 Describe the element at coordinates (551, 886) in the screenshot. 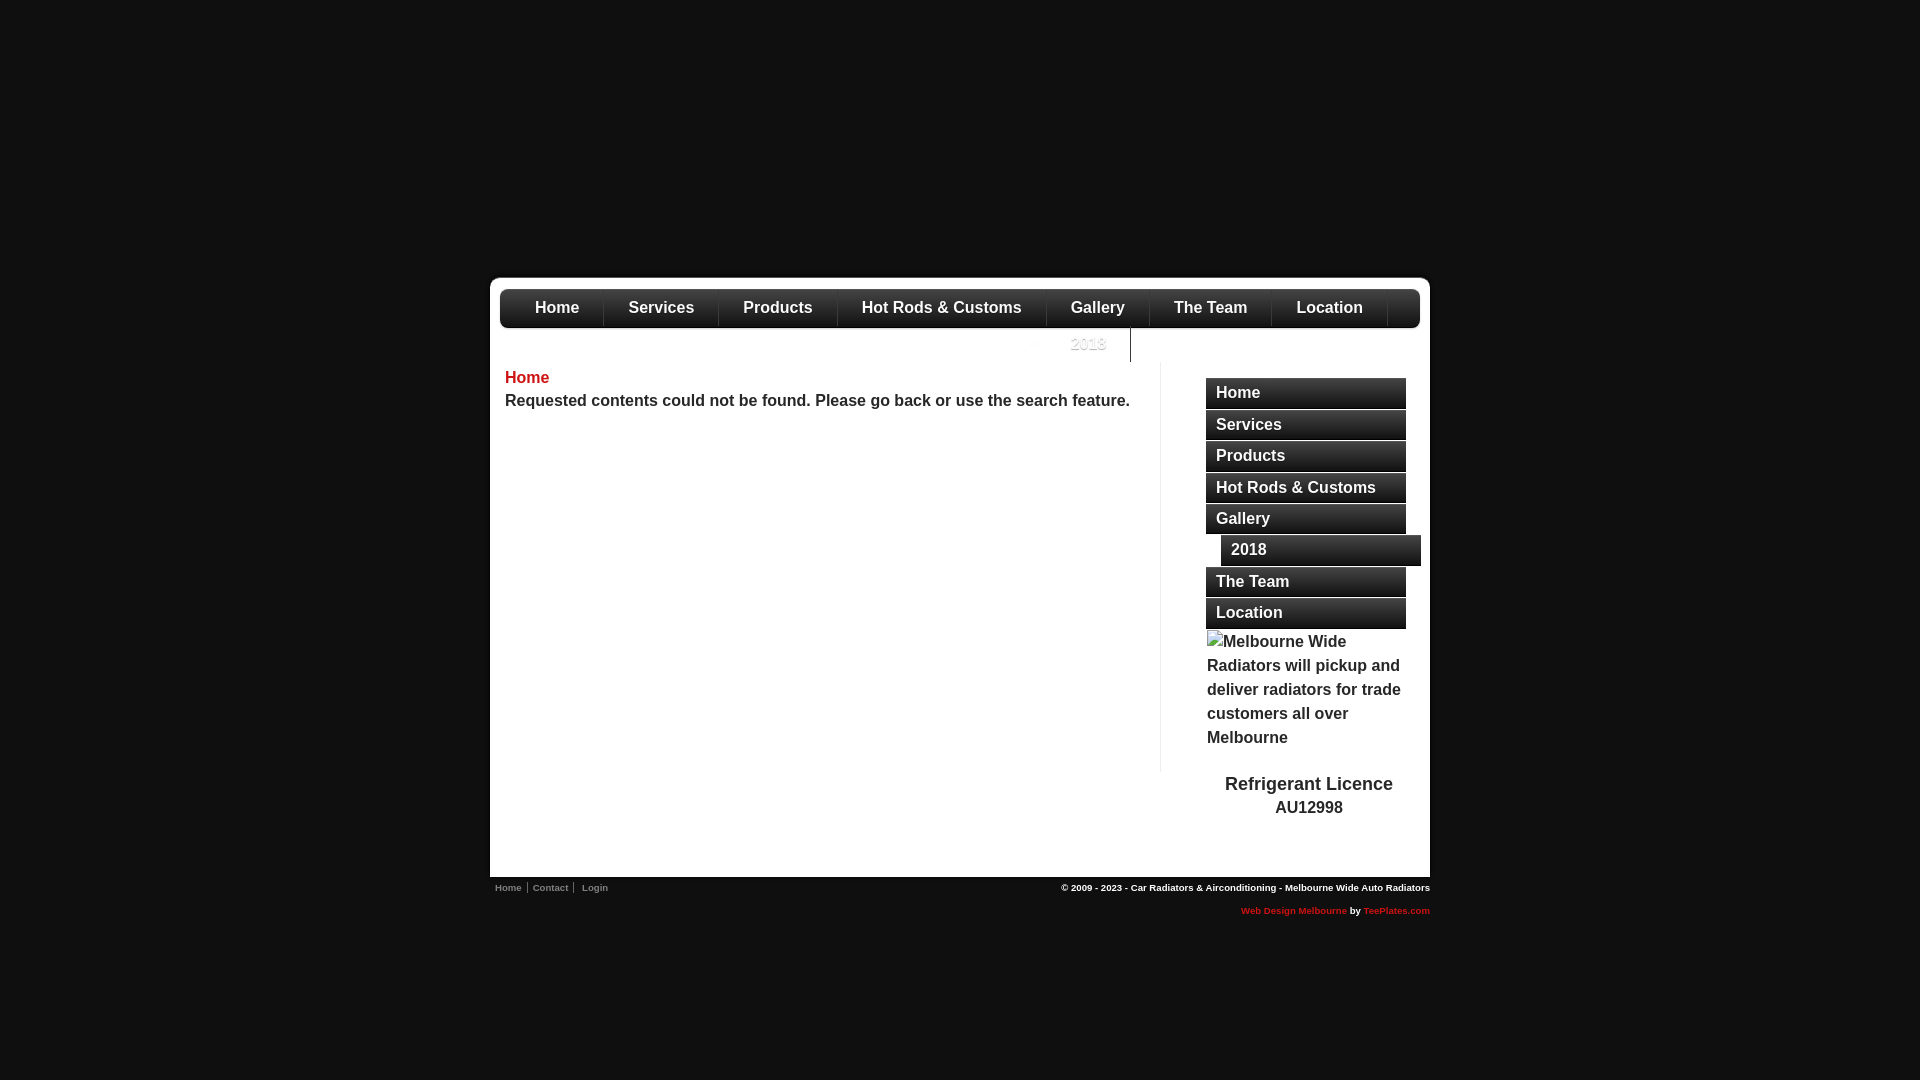

I see `'Contact'` at that location.